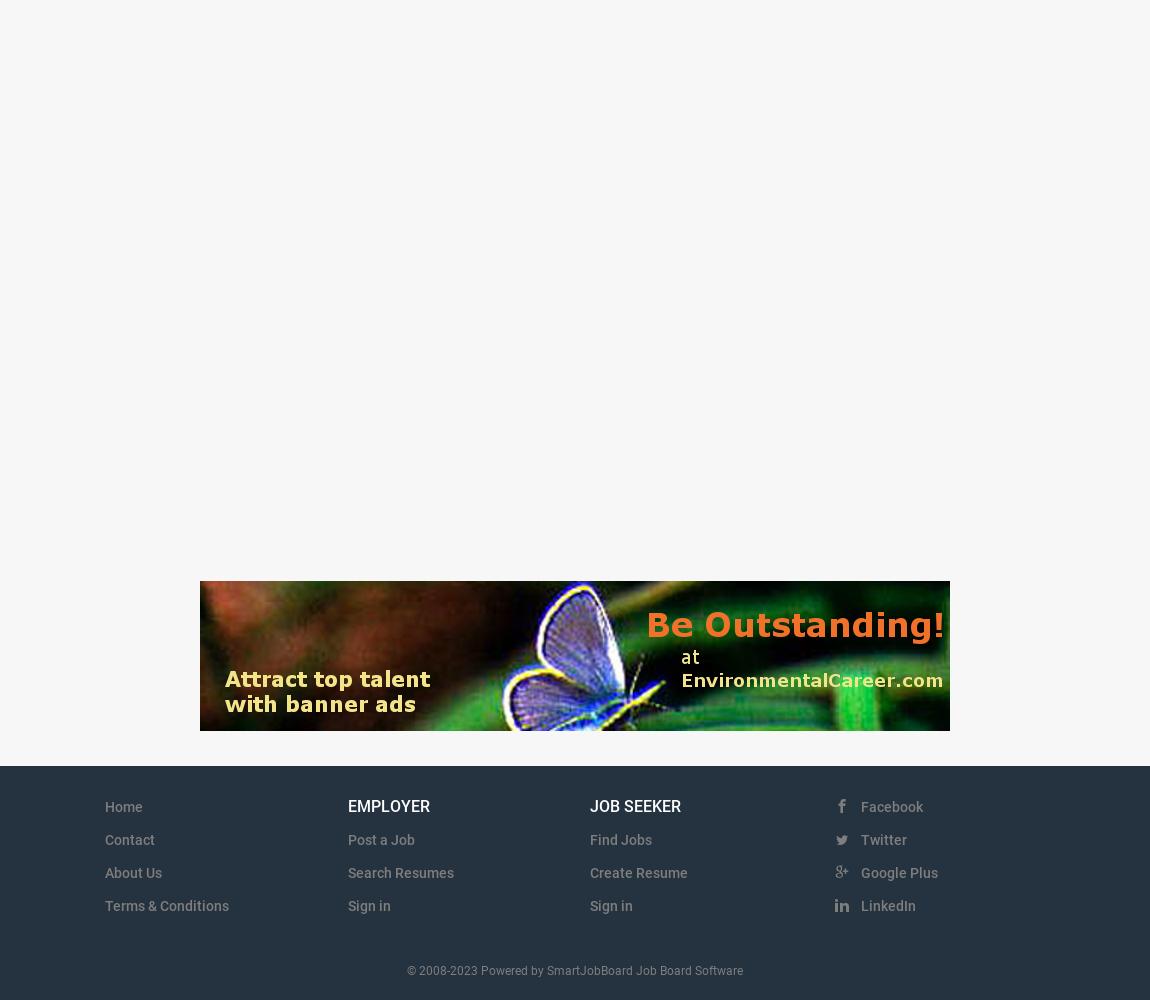  What do you see at coordinates (588, 806) in the screenshot?
I see `'Job Seeker'` at bounding box center [588, 806].